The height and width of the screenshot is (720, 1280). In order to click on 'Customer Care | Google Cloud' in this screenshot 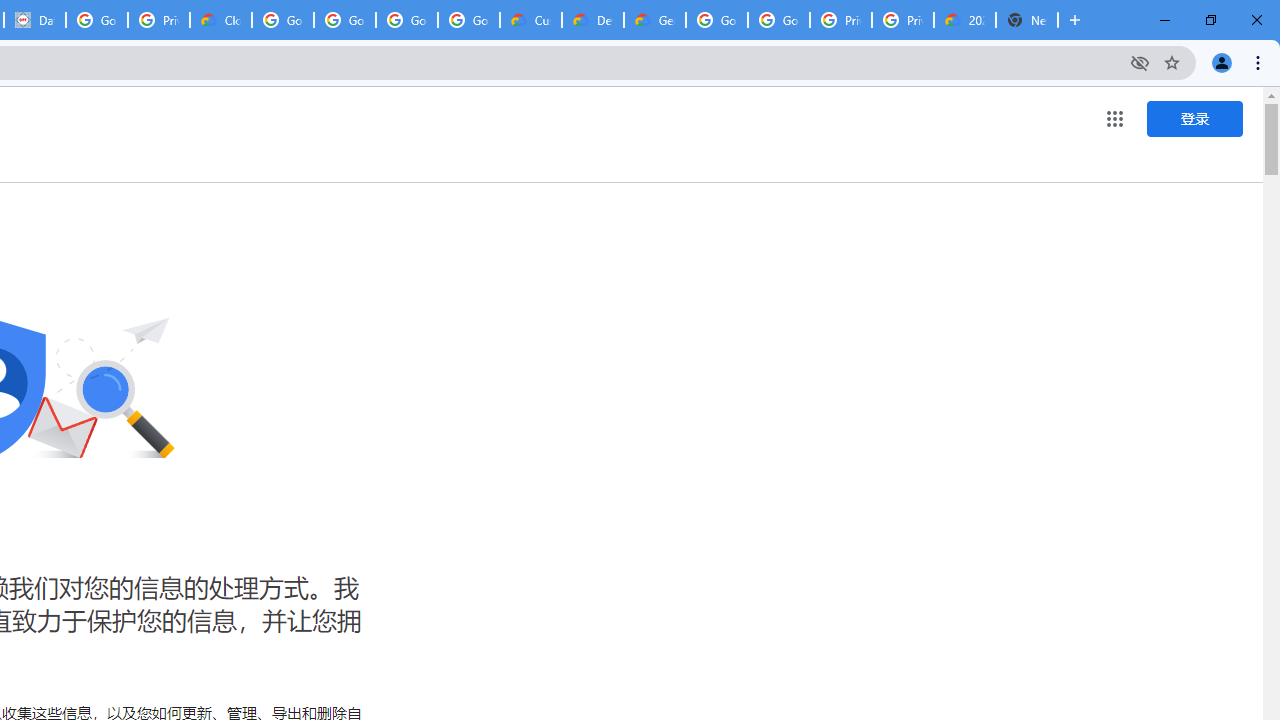, I will do `click(531, 20)`.